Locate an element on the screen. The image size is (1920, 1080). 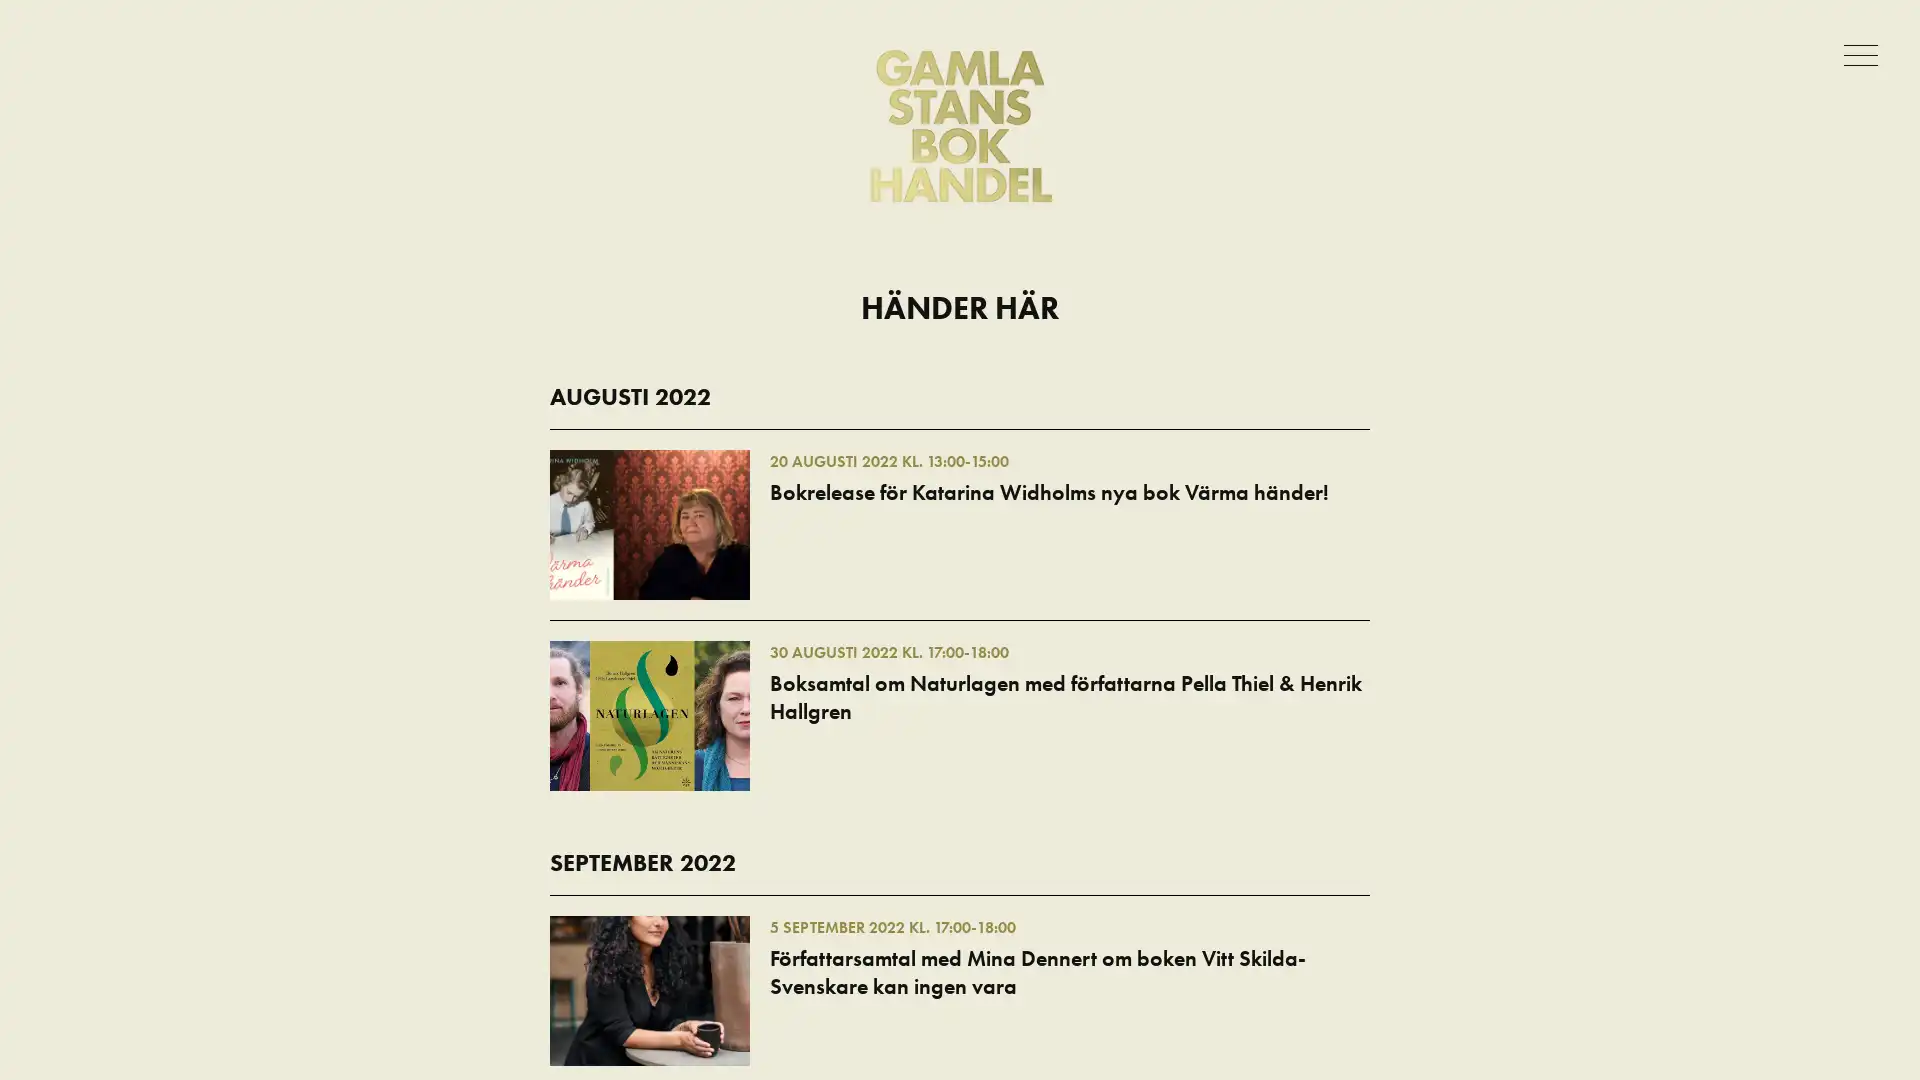
Meny is located at coordinates (1864, 53).